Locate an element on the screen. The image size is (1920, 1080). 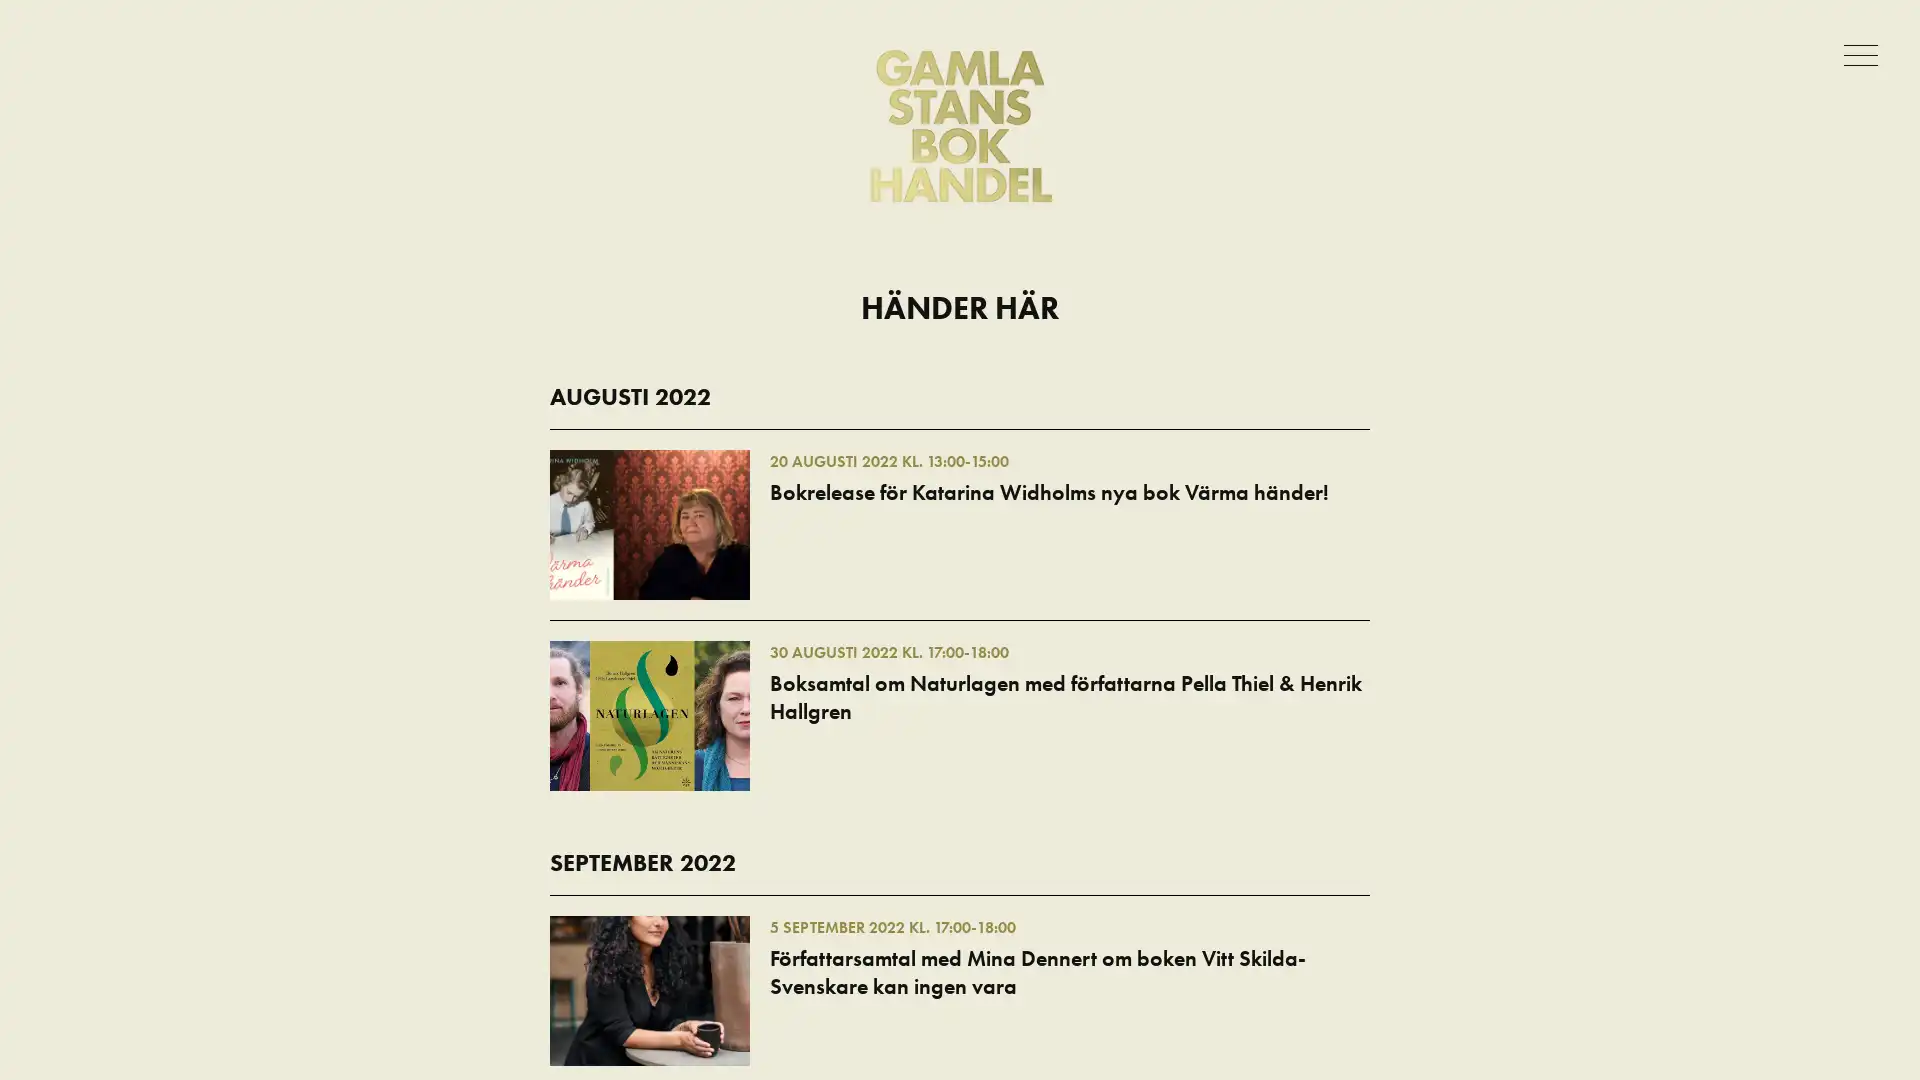
Meny is located at coordinates (1864, 53).